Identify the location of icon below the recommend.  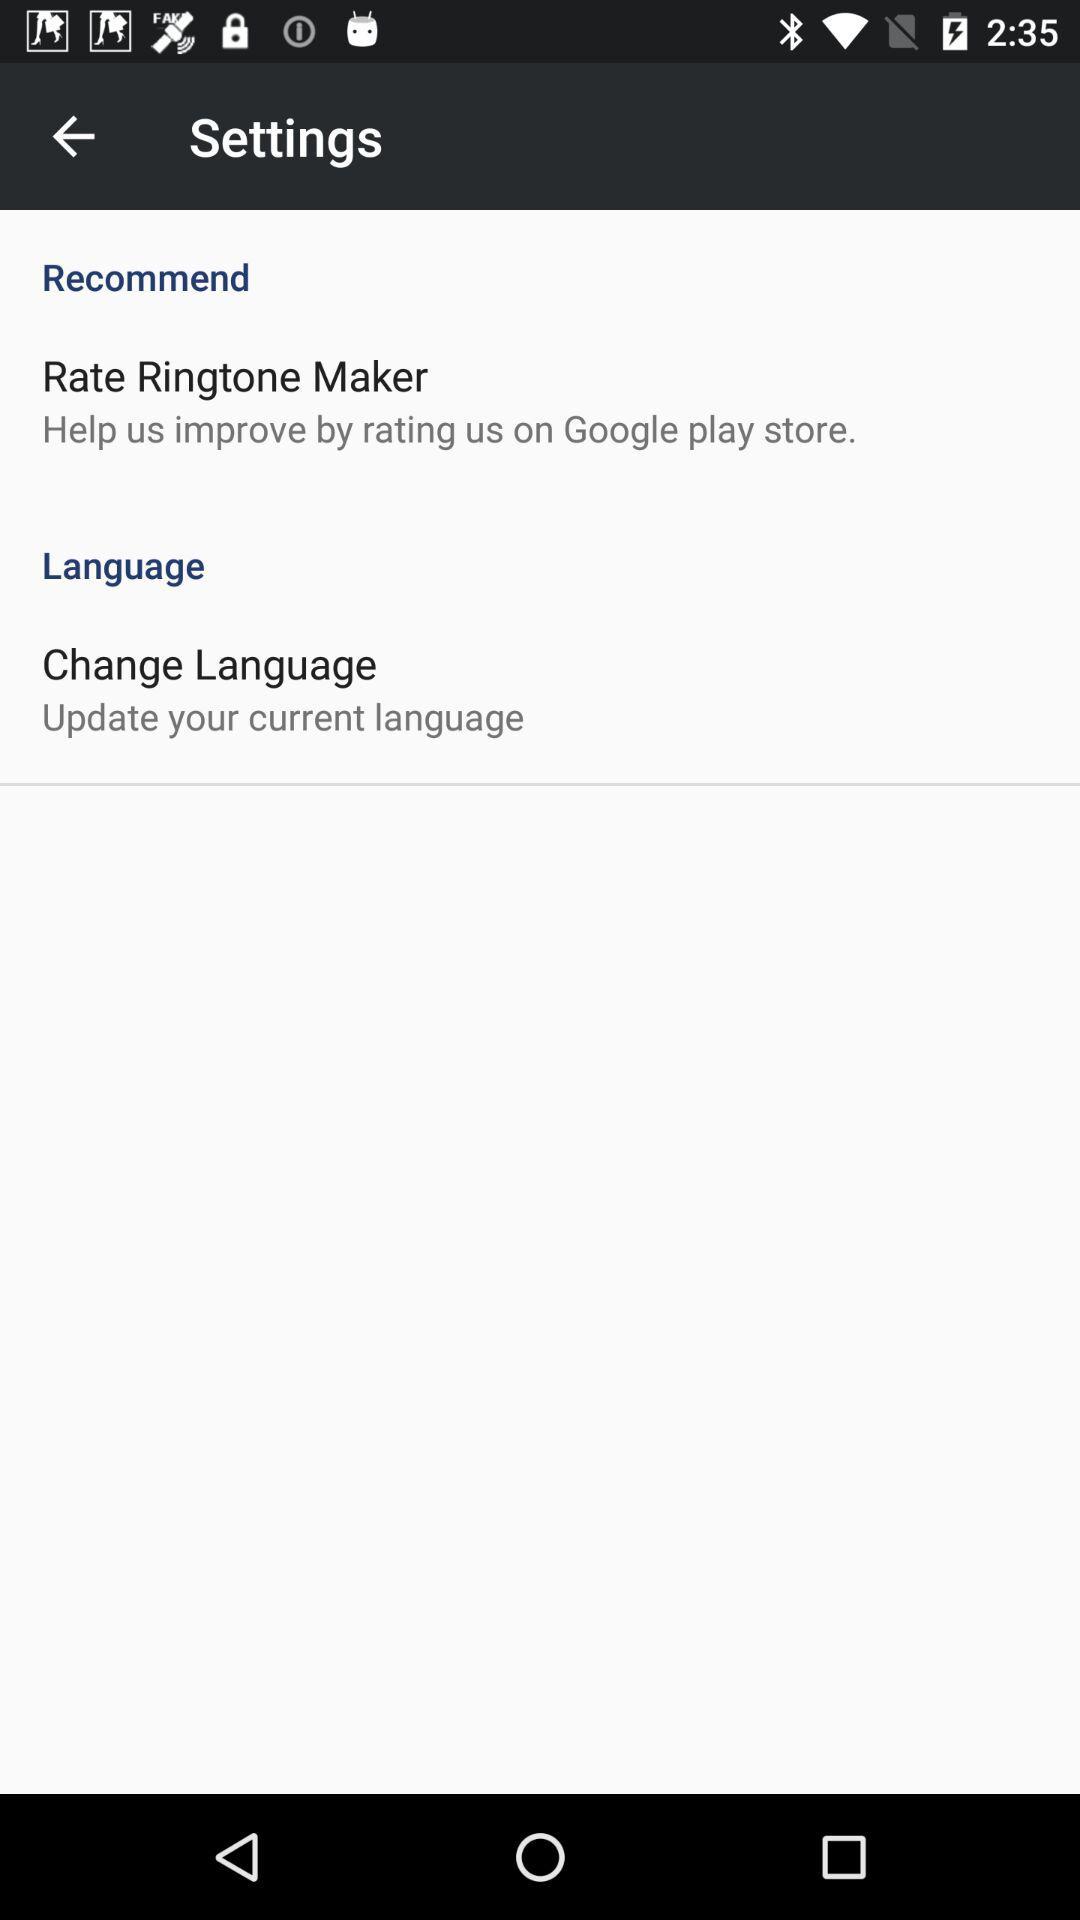
(234, 374).